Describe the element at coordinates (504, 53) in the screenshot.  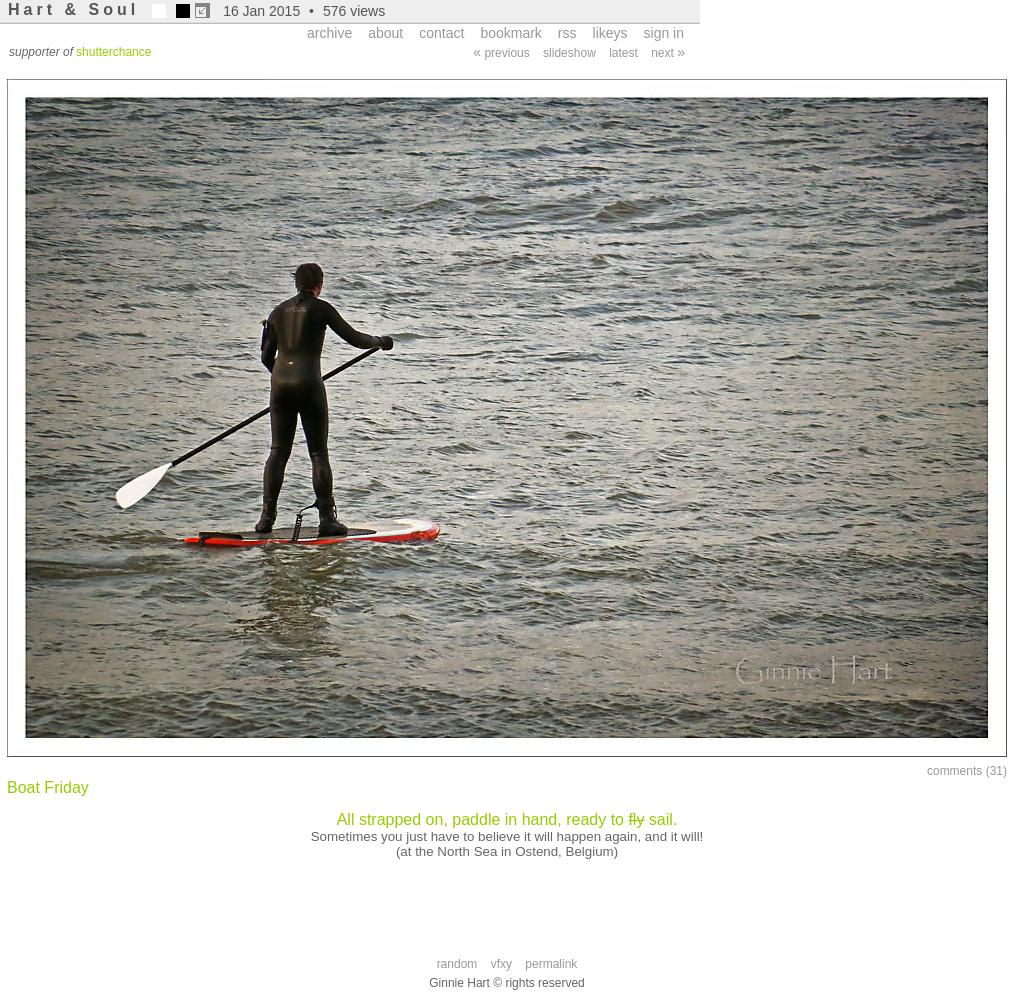
I see `'previous'` at that location.